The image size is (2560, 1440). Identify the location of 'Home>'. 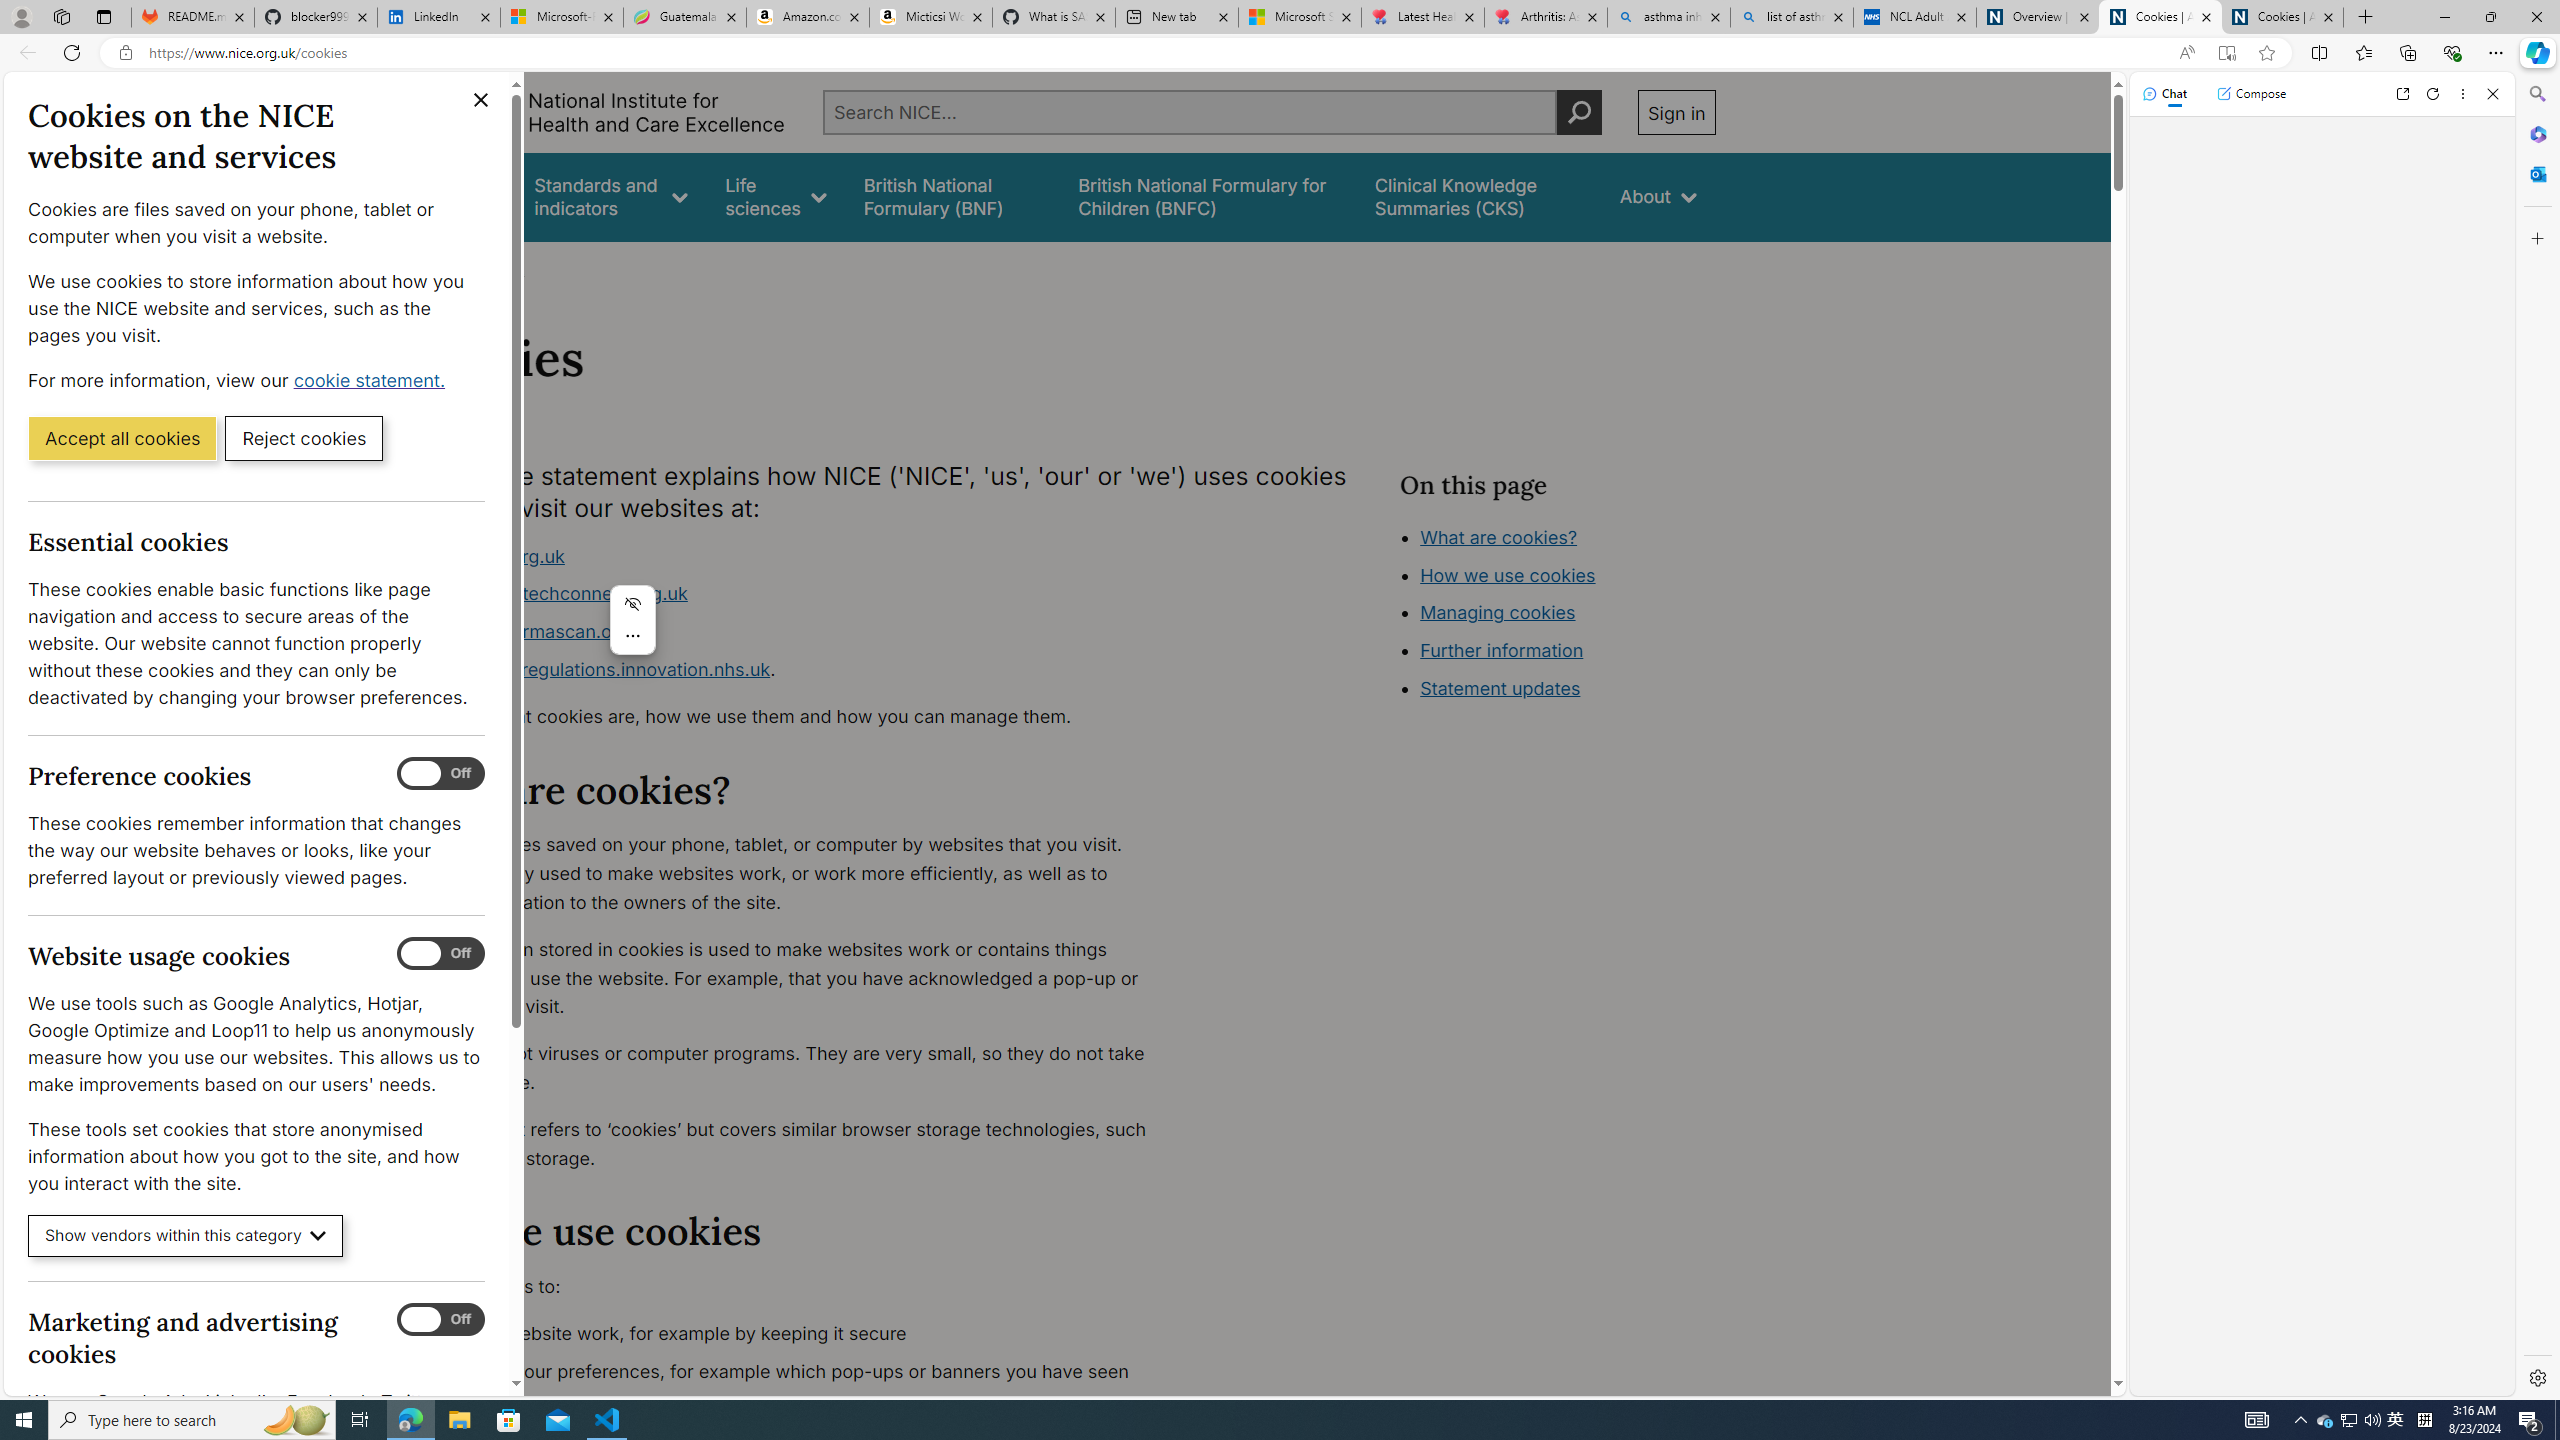
(432, 268).